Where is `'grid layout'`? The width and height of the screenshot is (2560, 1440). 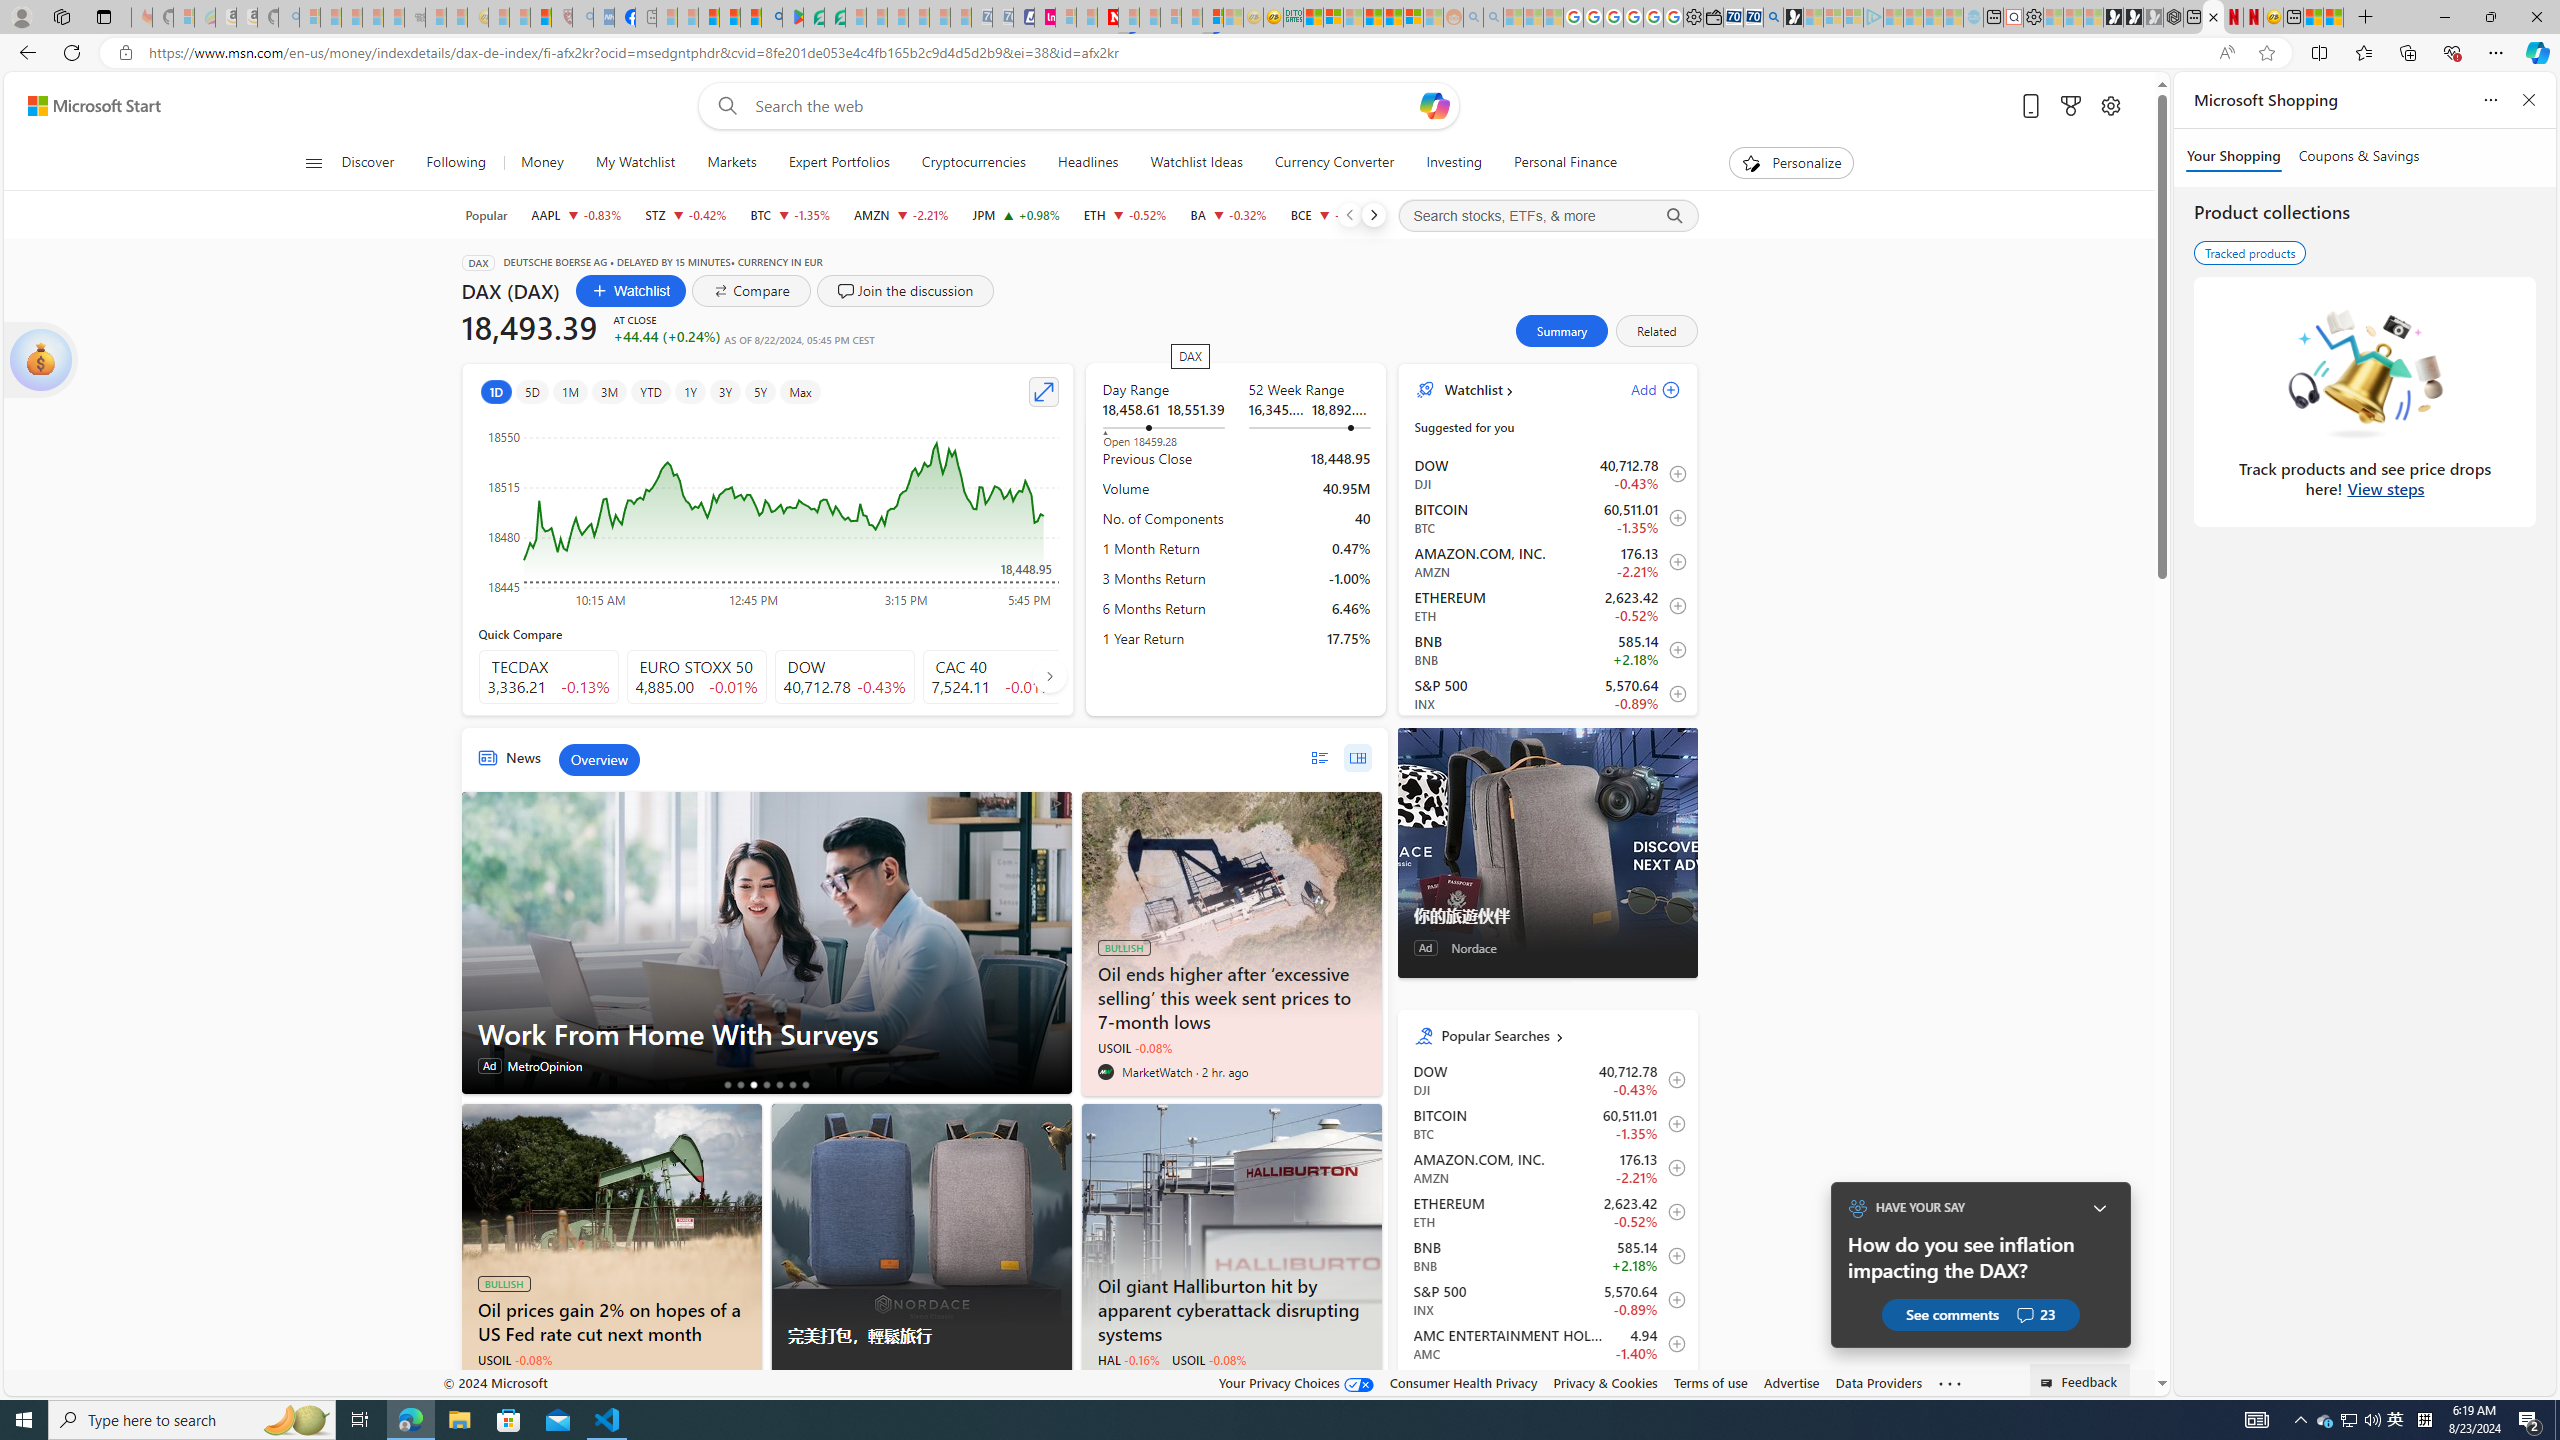 'grid layout' is located at coordinates (1357, 758).